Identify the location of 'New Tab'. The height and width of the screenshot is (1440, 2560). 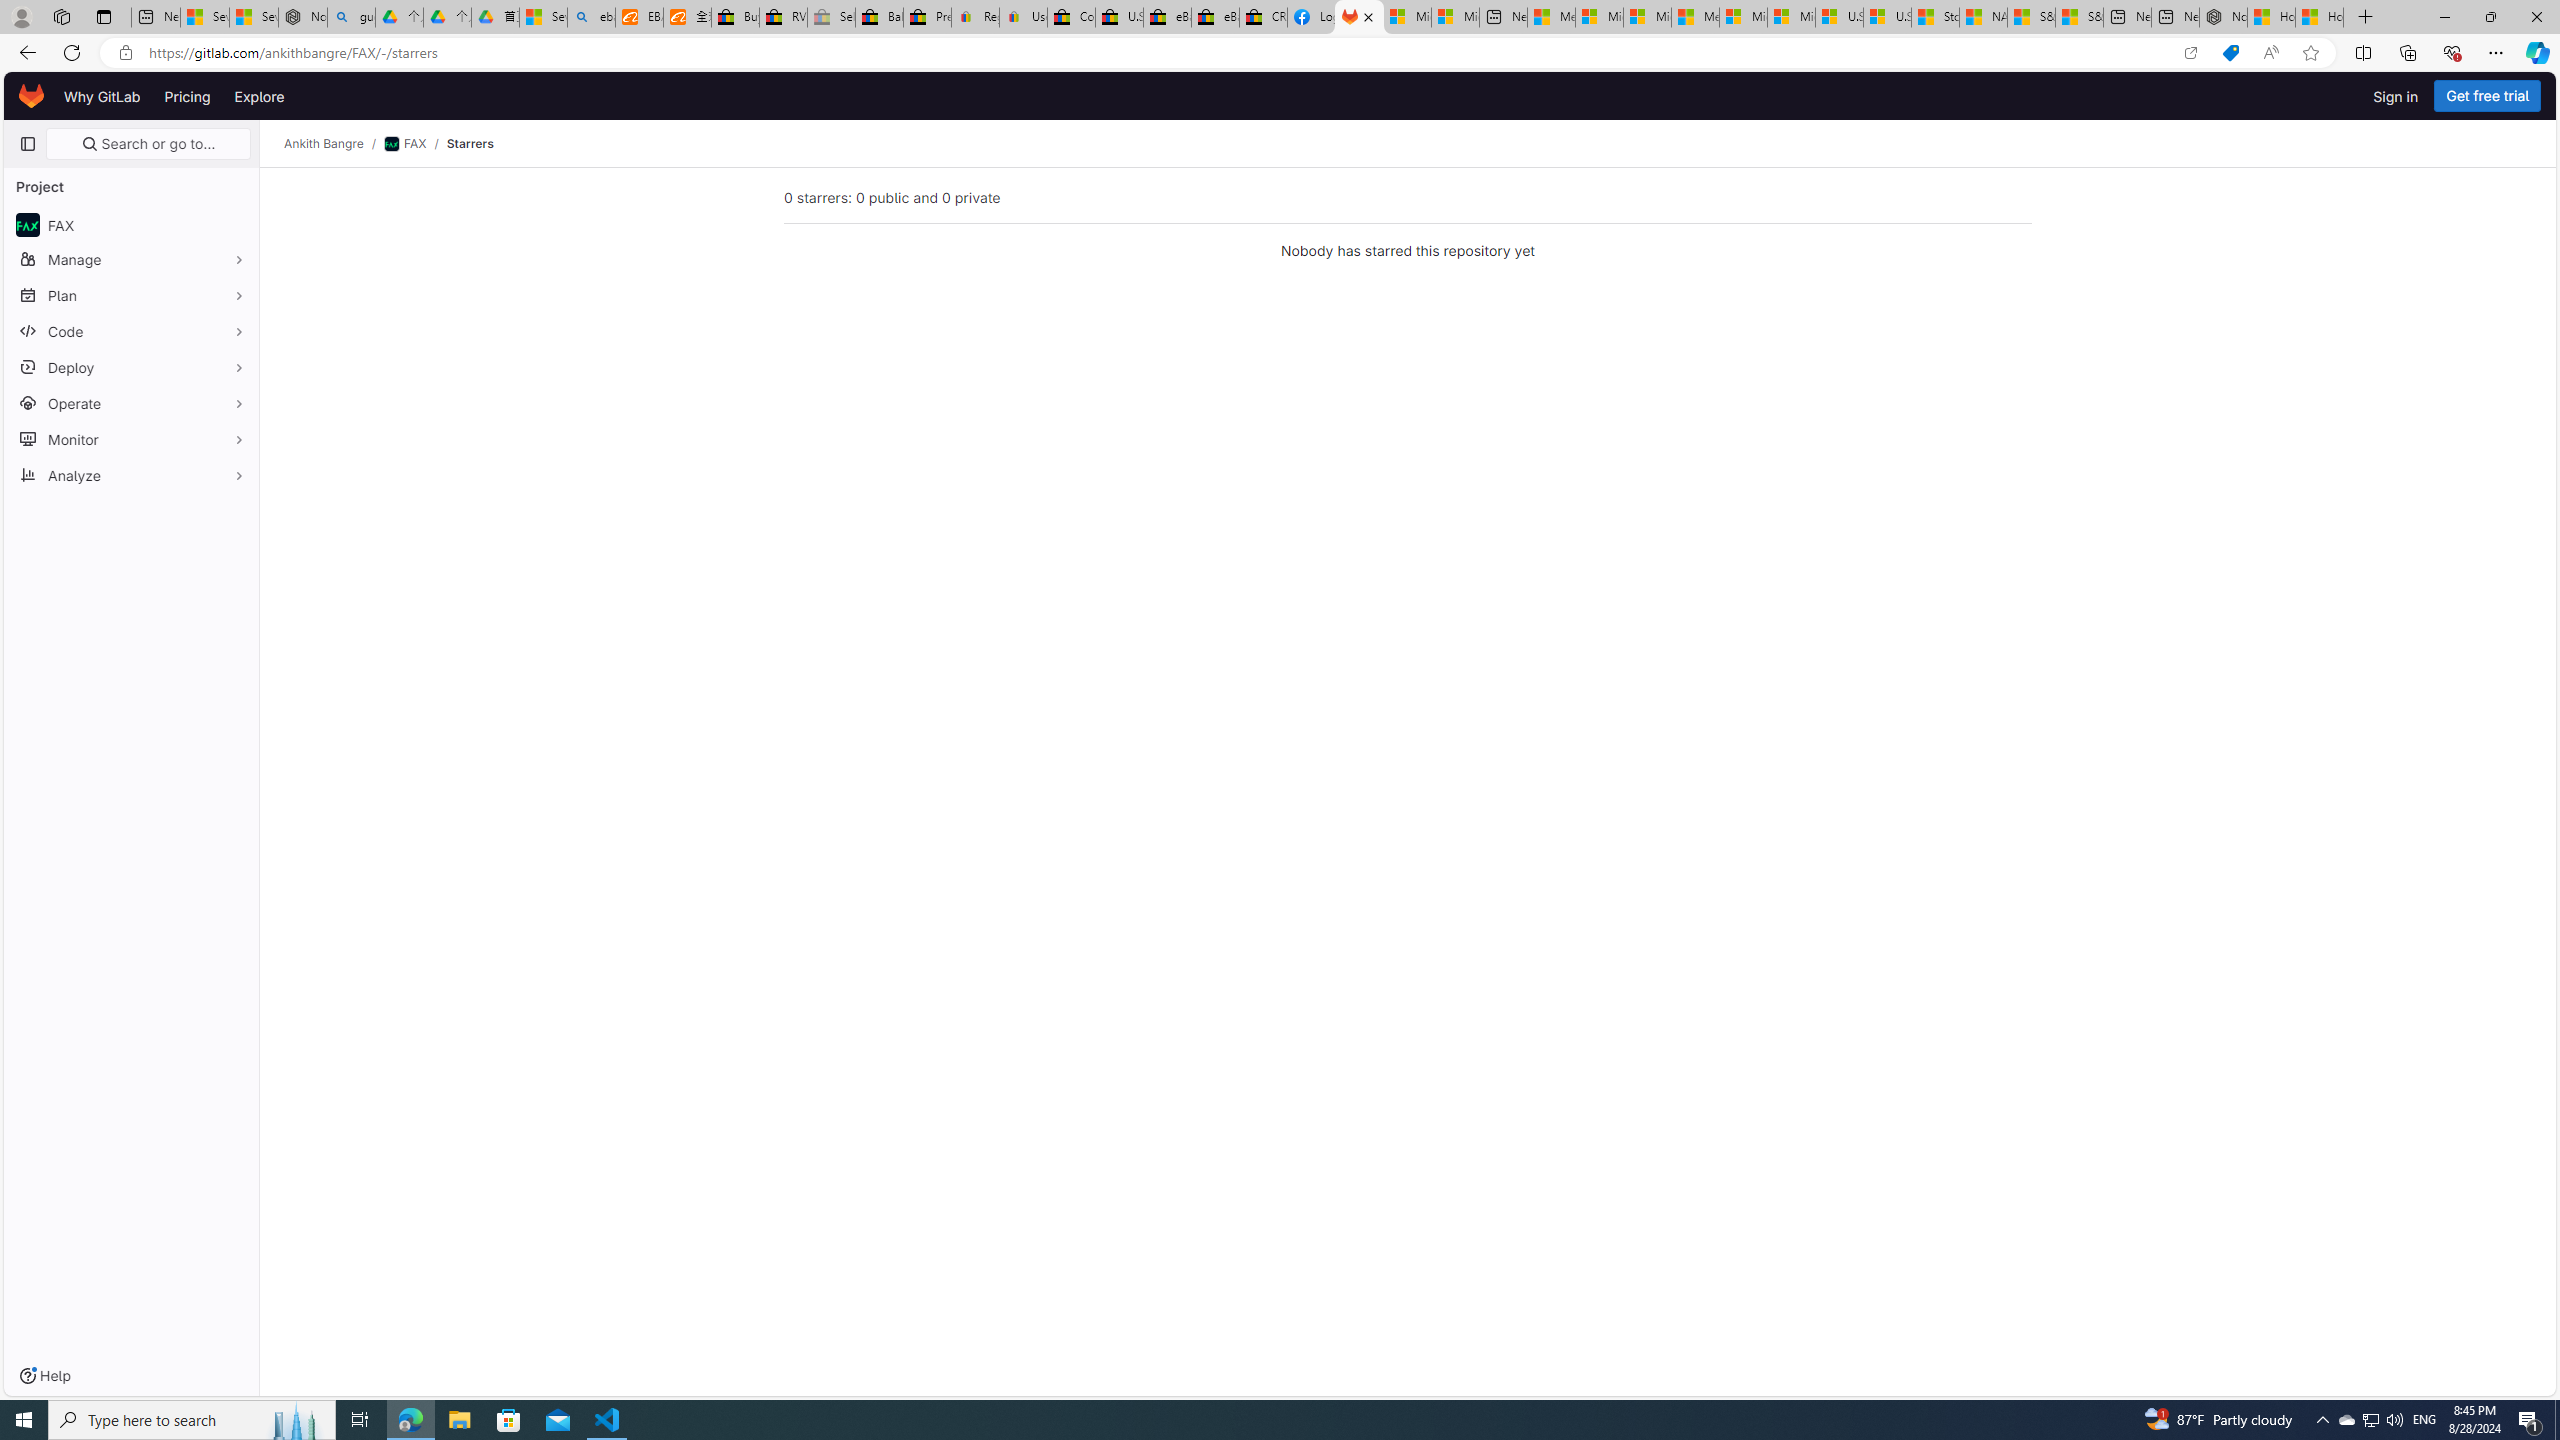
(2365, 16).